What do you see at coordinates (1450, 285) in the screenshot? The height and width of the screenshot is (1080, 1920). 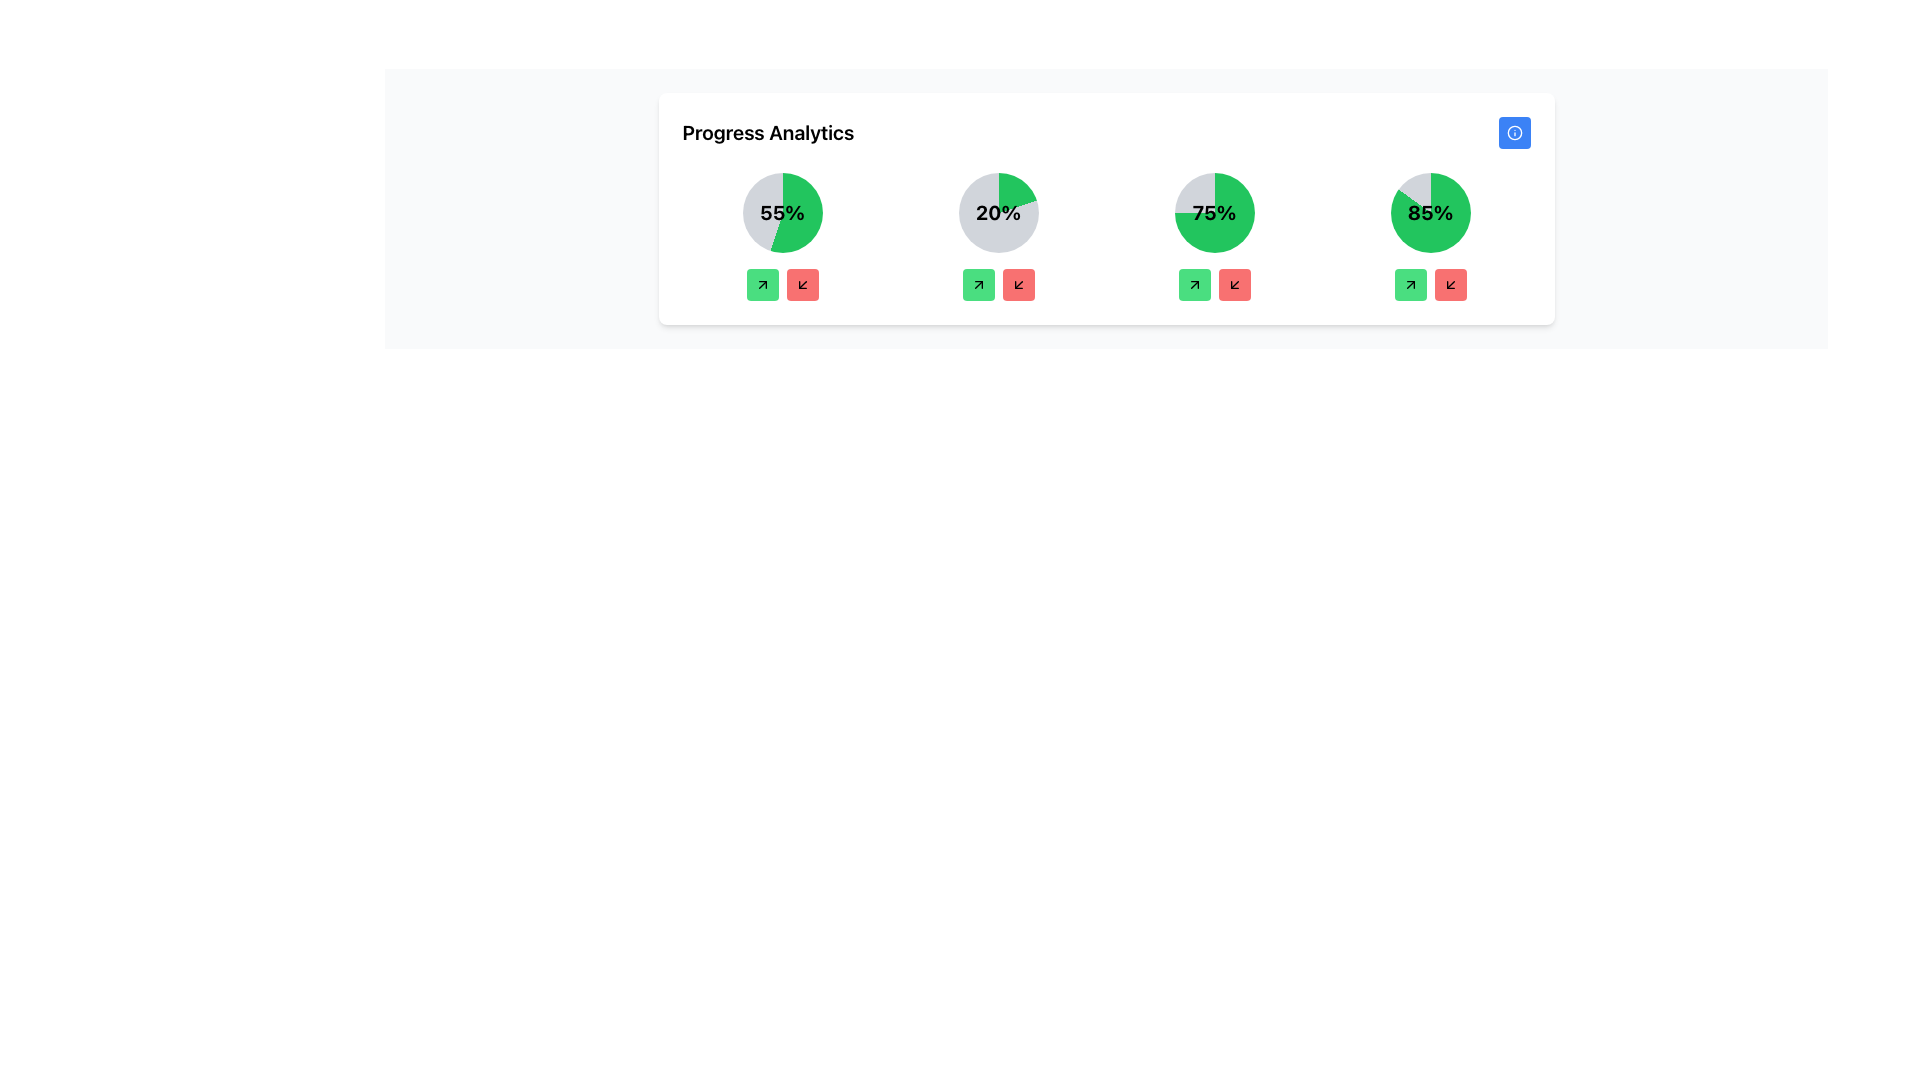 I see `on the red square button with rounded corners and a down-left arrow icon, located at the bottom of the fourth progress analytics gauge (85%)` at bounding box center [1450, 285].